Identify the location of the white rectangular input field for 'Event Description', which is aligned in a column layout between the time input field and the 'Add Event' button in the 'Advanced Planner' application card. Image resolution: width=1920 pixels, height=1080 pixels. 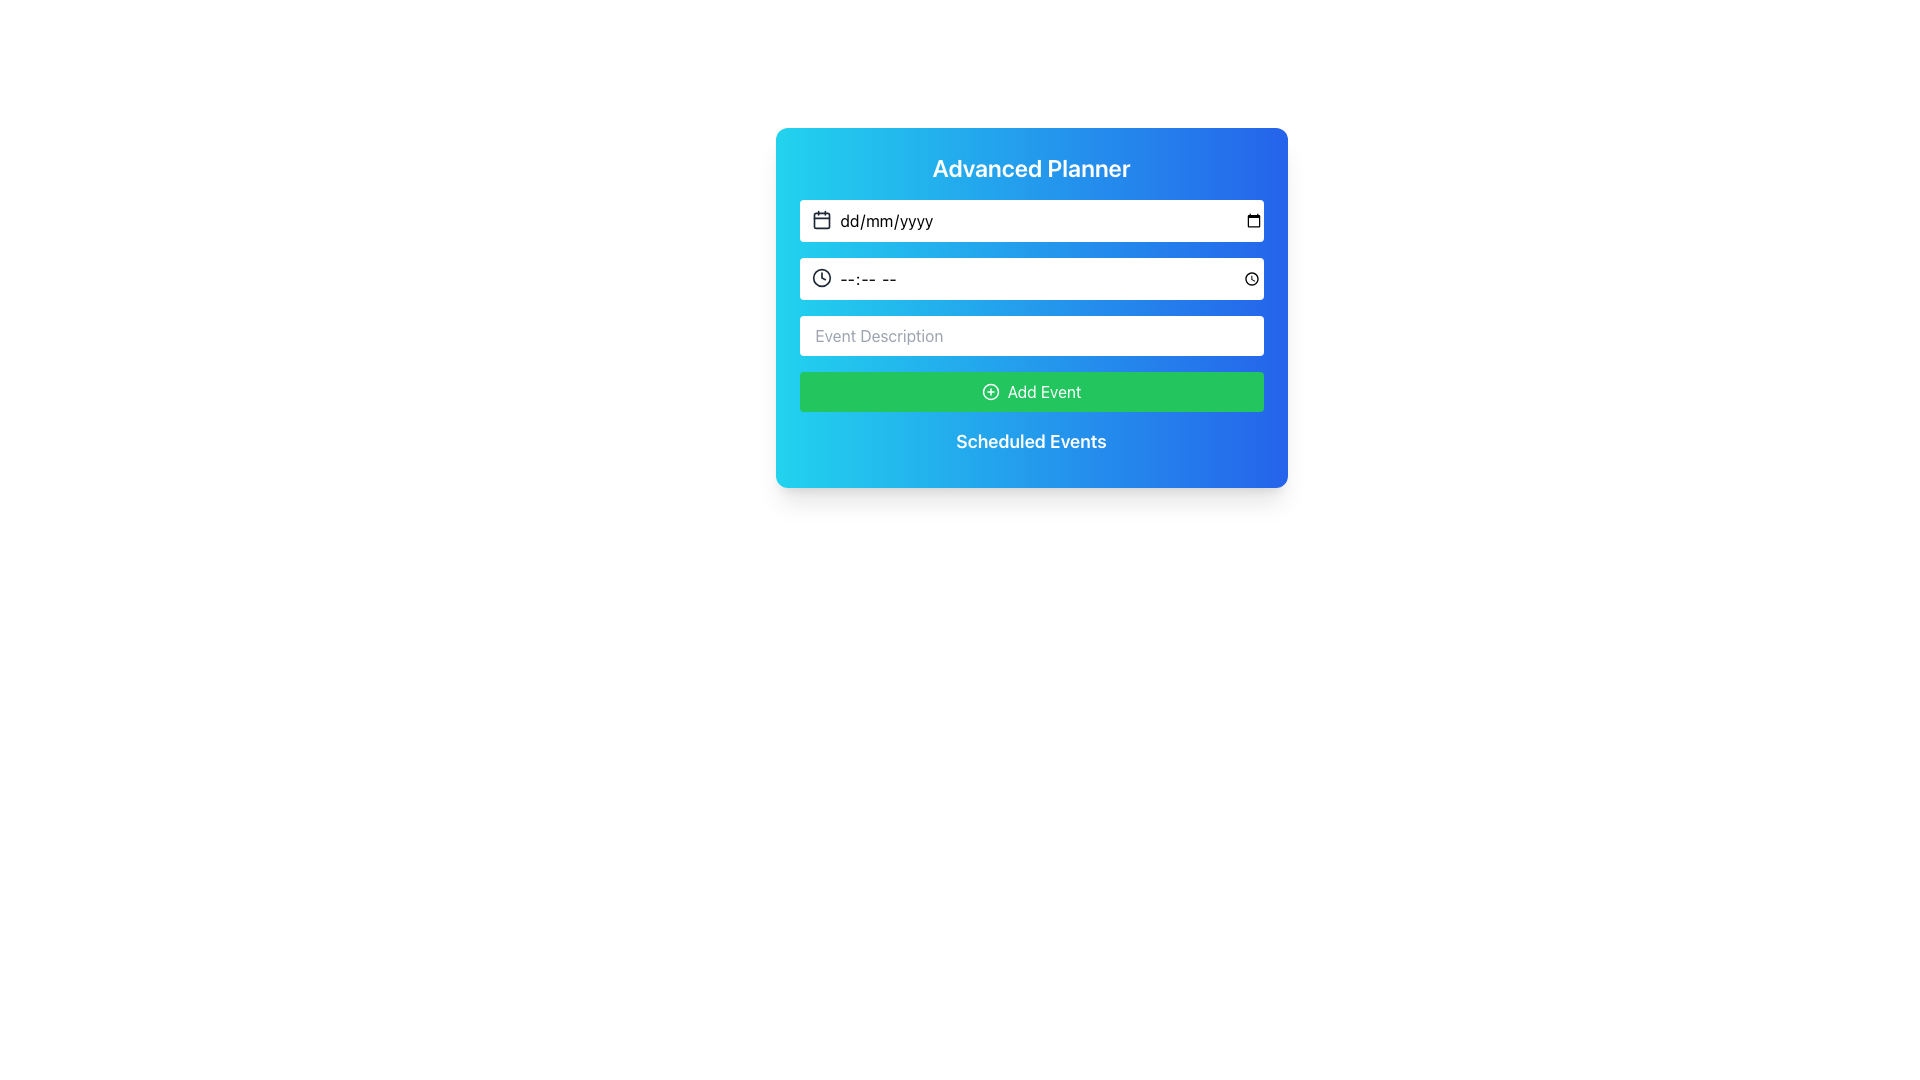
(1031, 326).